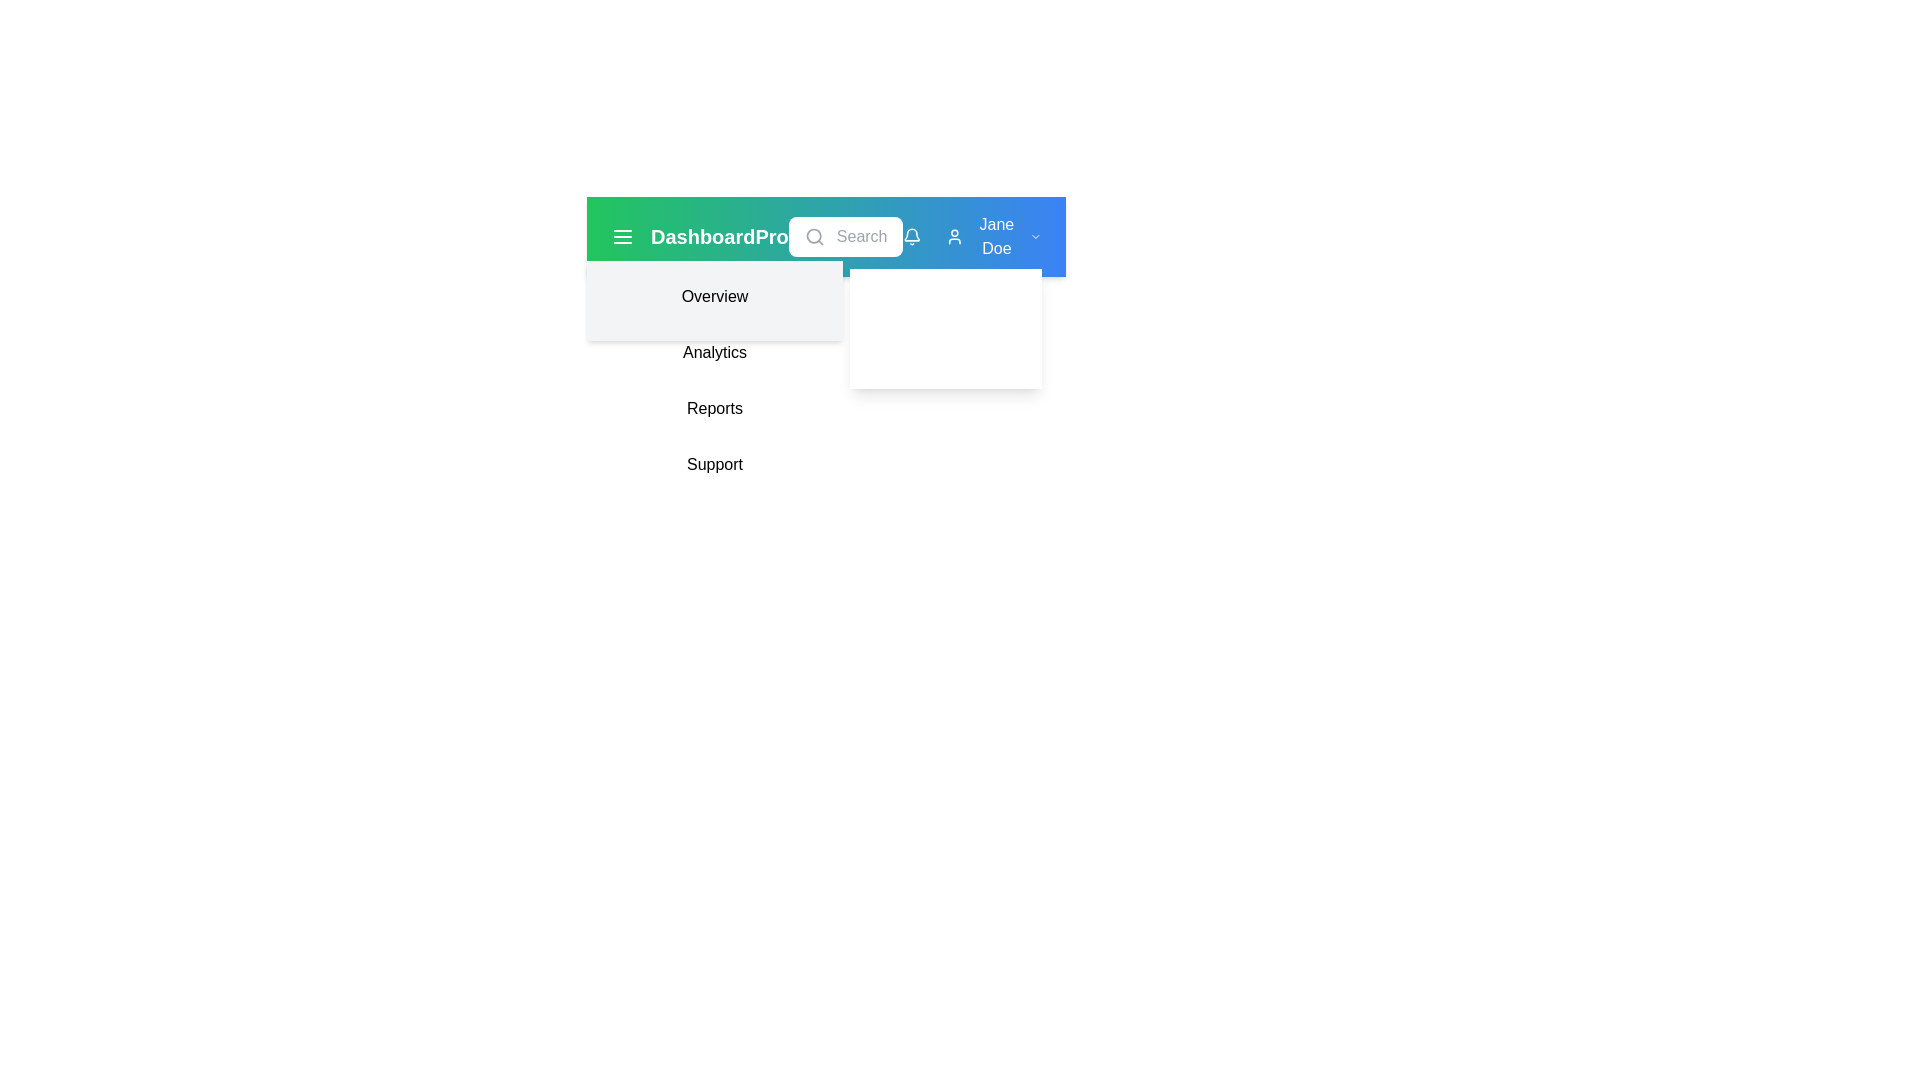 Image resolution: width=1920 pixels, height=1080 pixels. Describe the element at coordinates (715, 300) in the screenshot. I see `the 'Overview' menu item, the first option` at that location.